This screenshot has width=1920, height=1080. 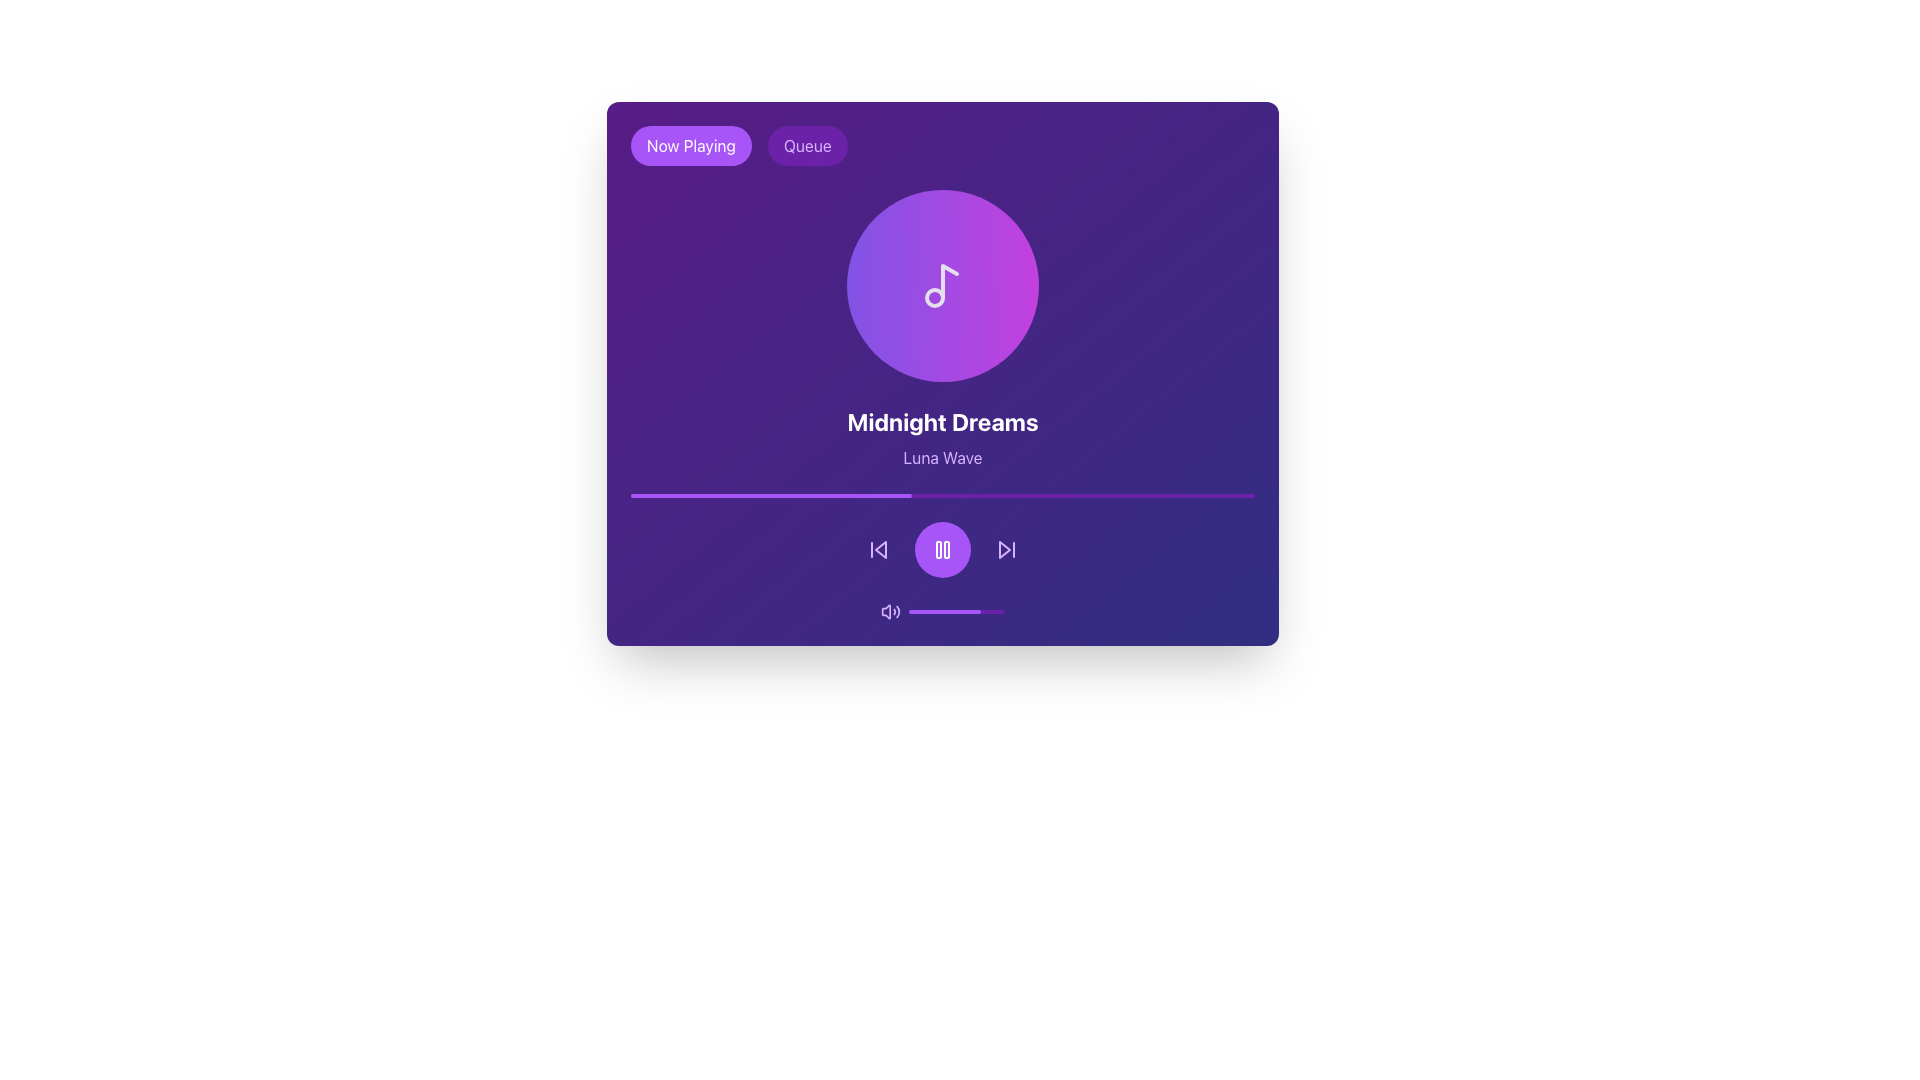 I want to click on the text display that reads 'Midnight Dreams' and 'Luna Wave', which is centrally located below a musical note icon on a purple background, so click(x=941, y=437).